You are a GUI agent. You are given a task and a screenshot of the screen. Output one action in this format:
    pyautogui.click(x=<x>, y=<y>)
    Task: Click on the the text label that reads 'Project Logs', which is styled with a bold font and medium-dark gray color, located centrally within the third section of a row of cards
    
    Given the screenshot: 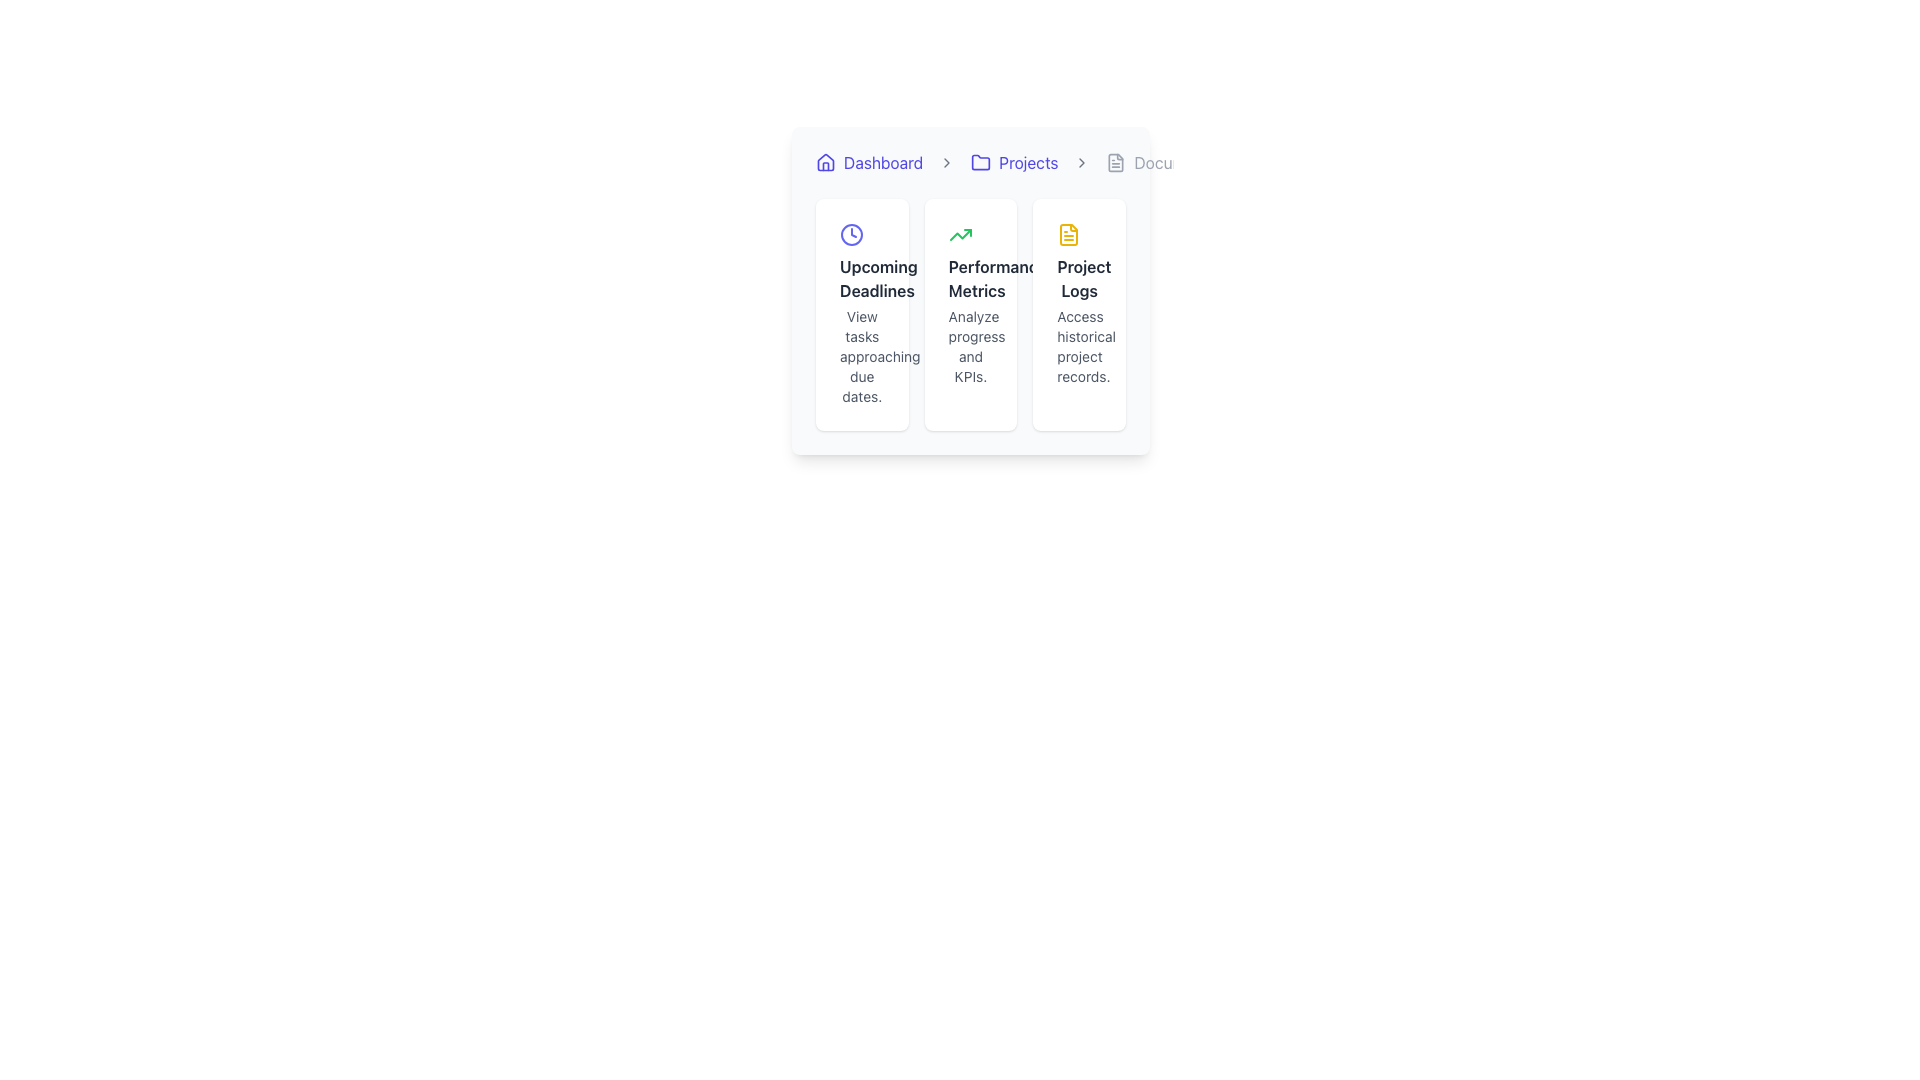 What is the action you would take?
    pyautogui.click(x=1078, y=278)
    